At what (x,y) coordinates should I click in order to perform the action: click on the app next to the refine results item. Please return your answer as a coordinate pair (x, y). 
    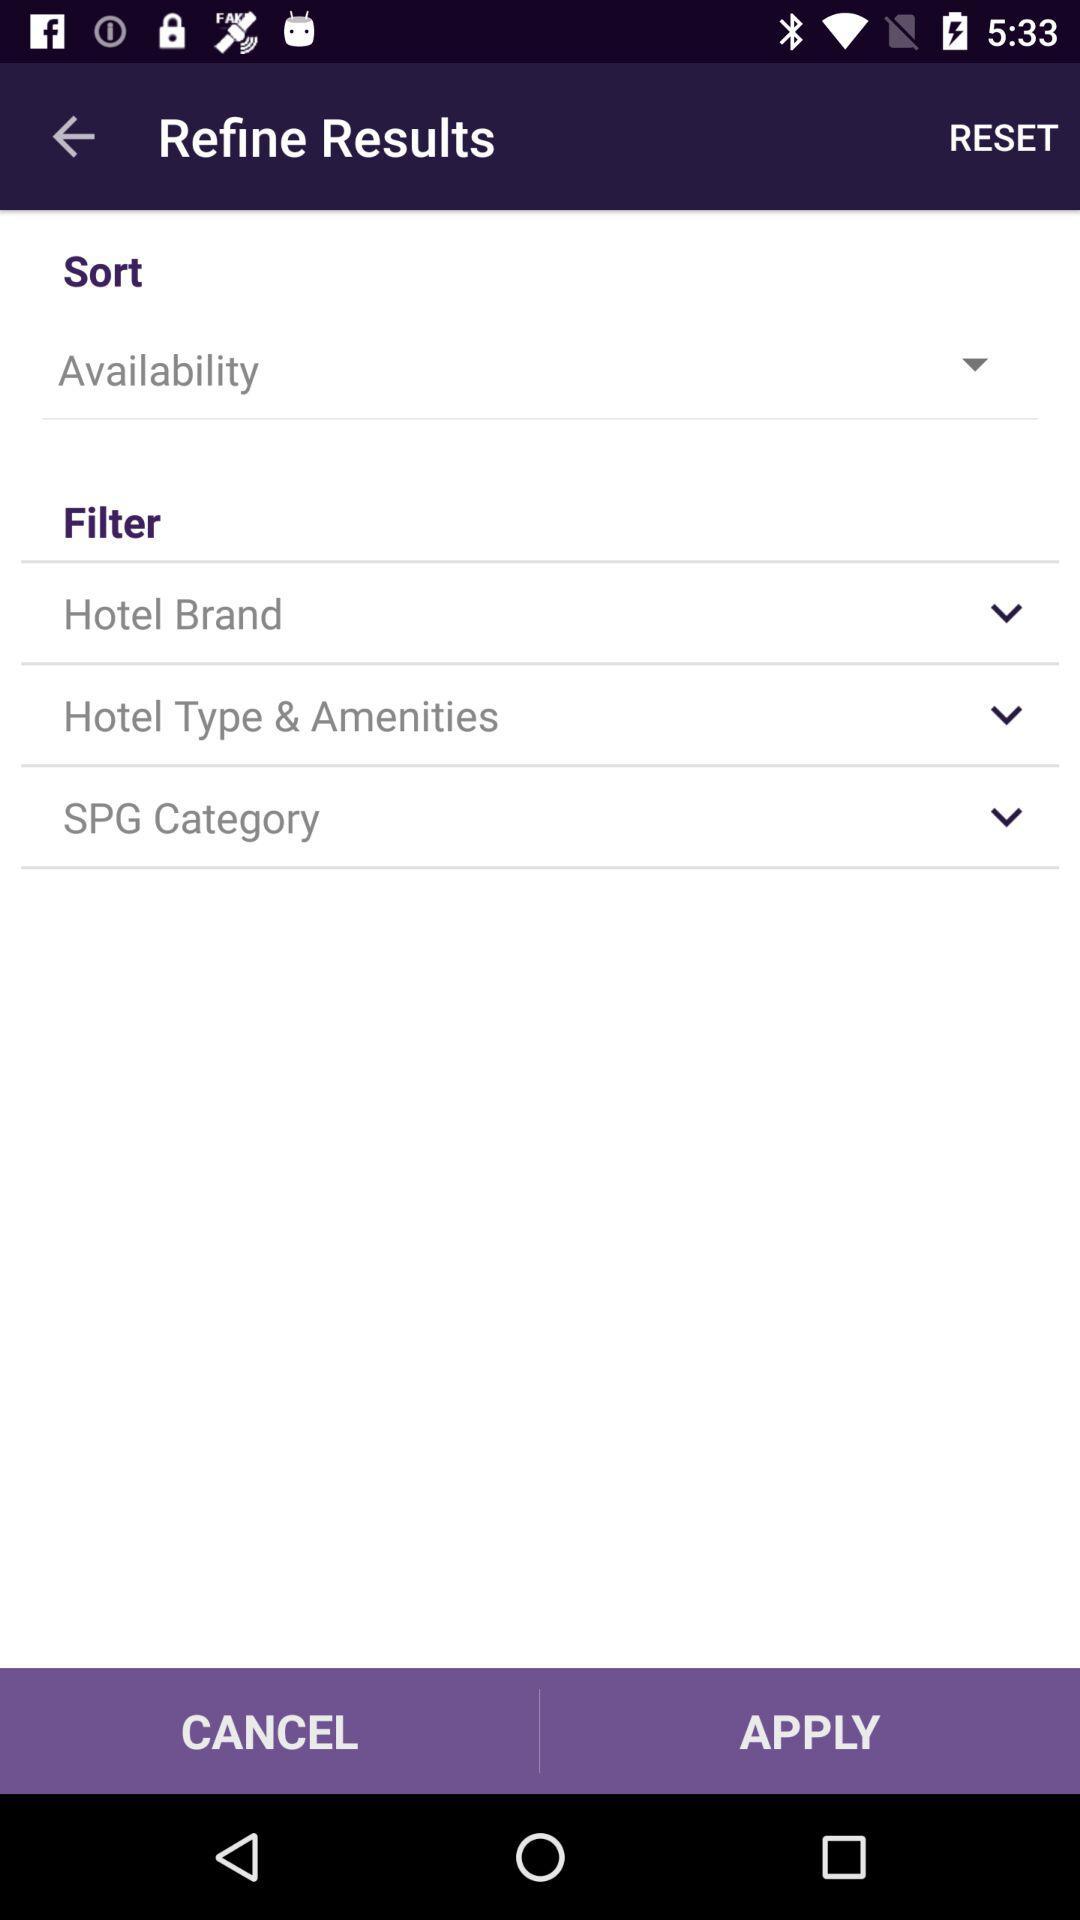
    Looking at the image, I should click on (72, 135).